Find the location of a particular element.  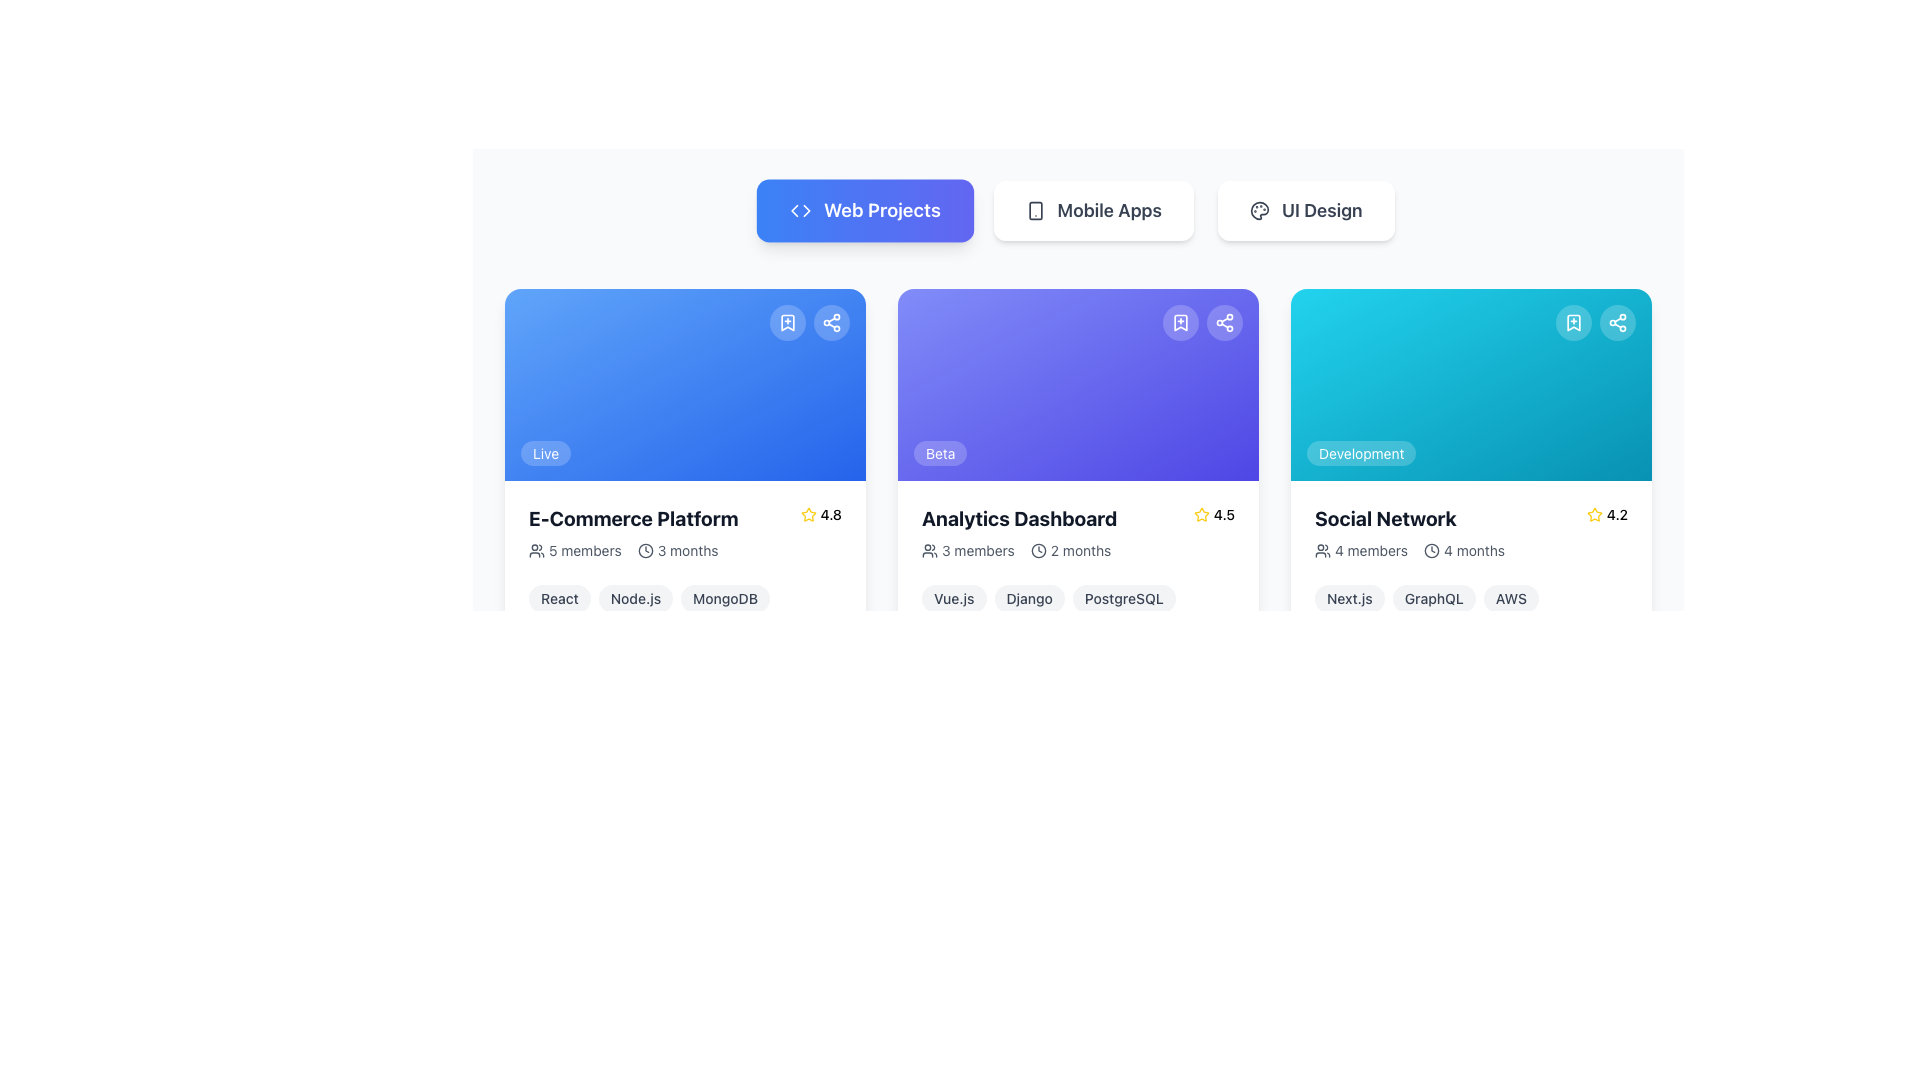

the bookmark icon in the top-right corner of the 'E-Commerce Platform' card is located at coordinates (786, 322).